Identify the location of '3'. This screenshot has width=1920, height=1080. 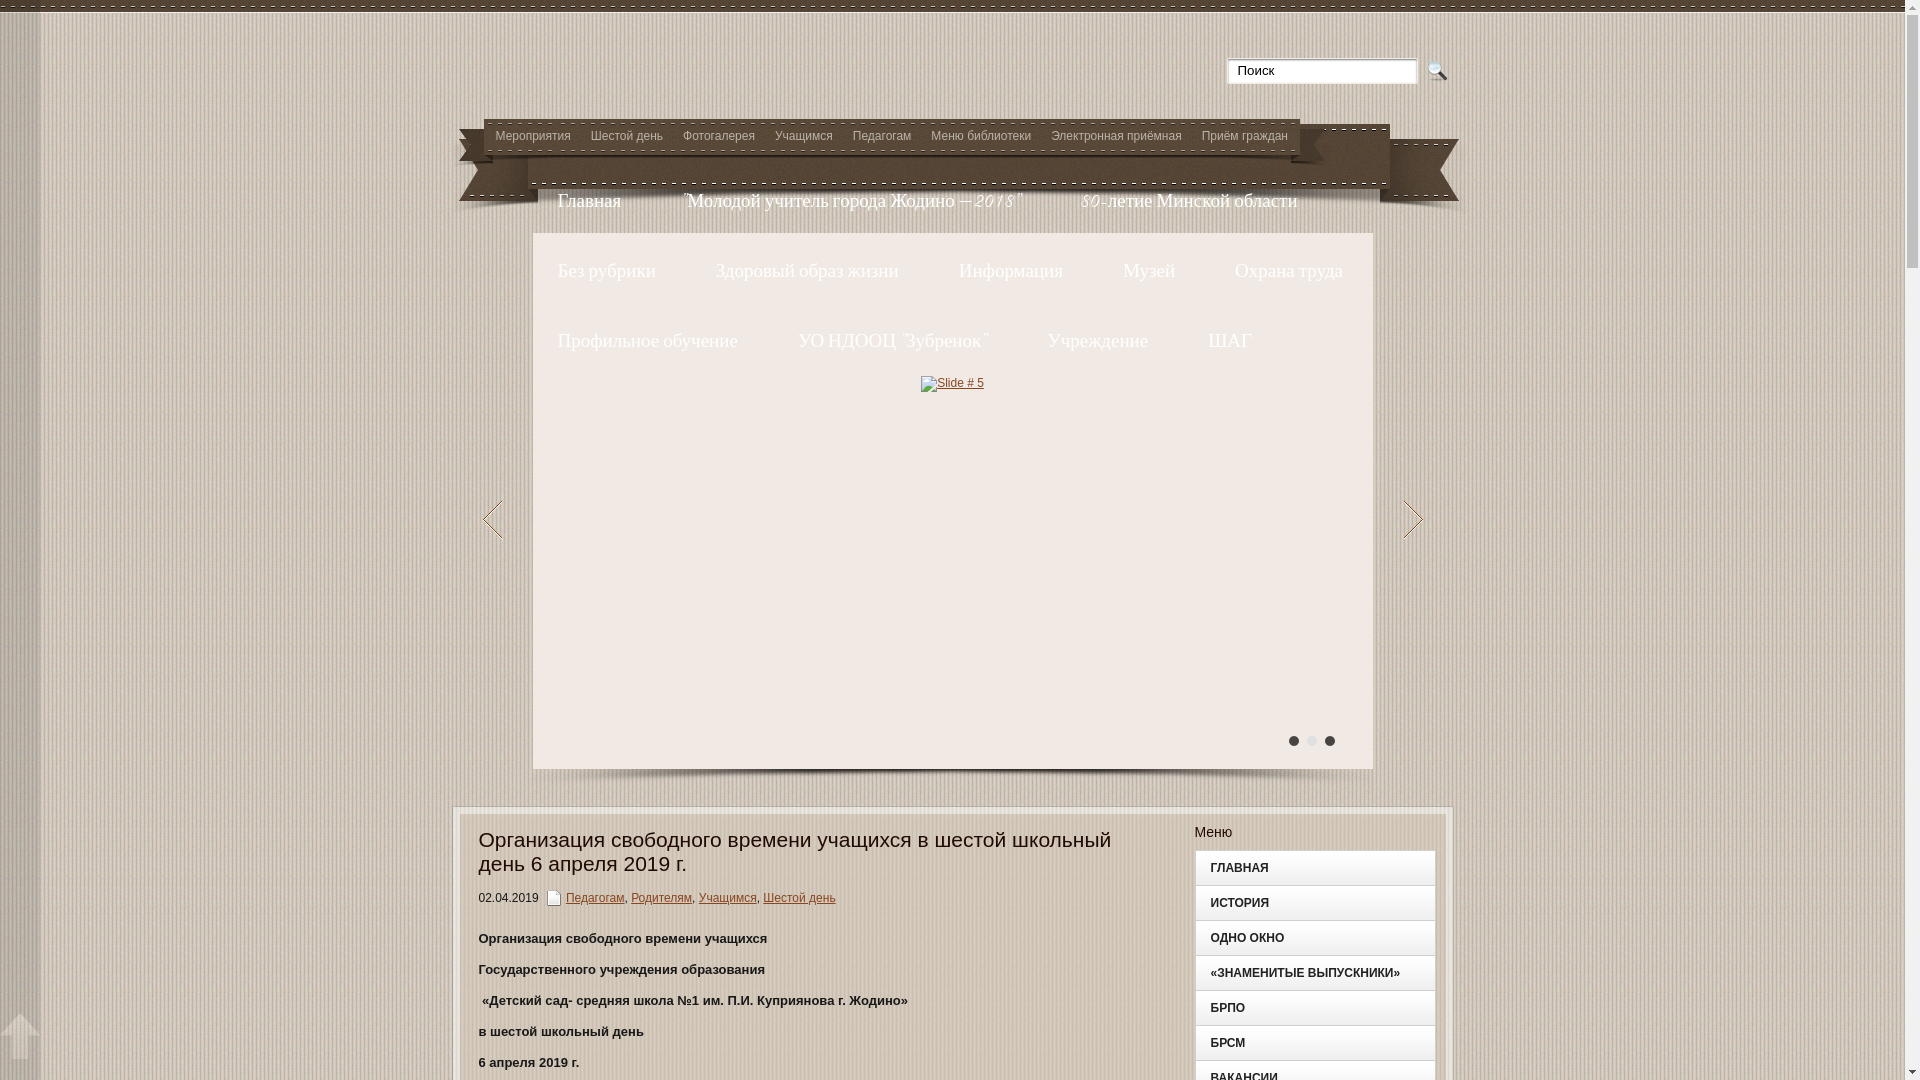
(1329, 740).